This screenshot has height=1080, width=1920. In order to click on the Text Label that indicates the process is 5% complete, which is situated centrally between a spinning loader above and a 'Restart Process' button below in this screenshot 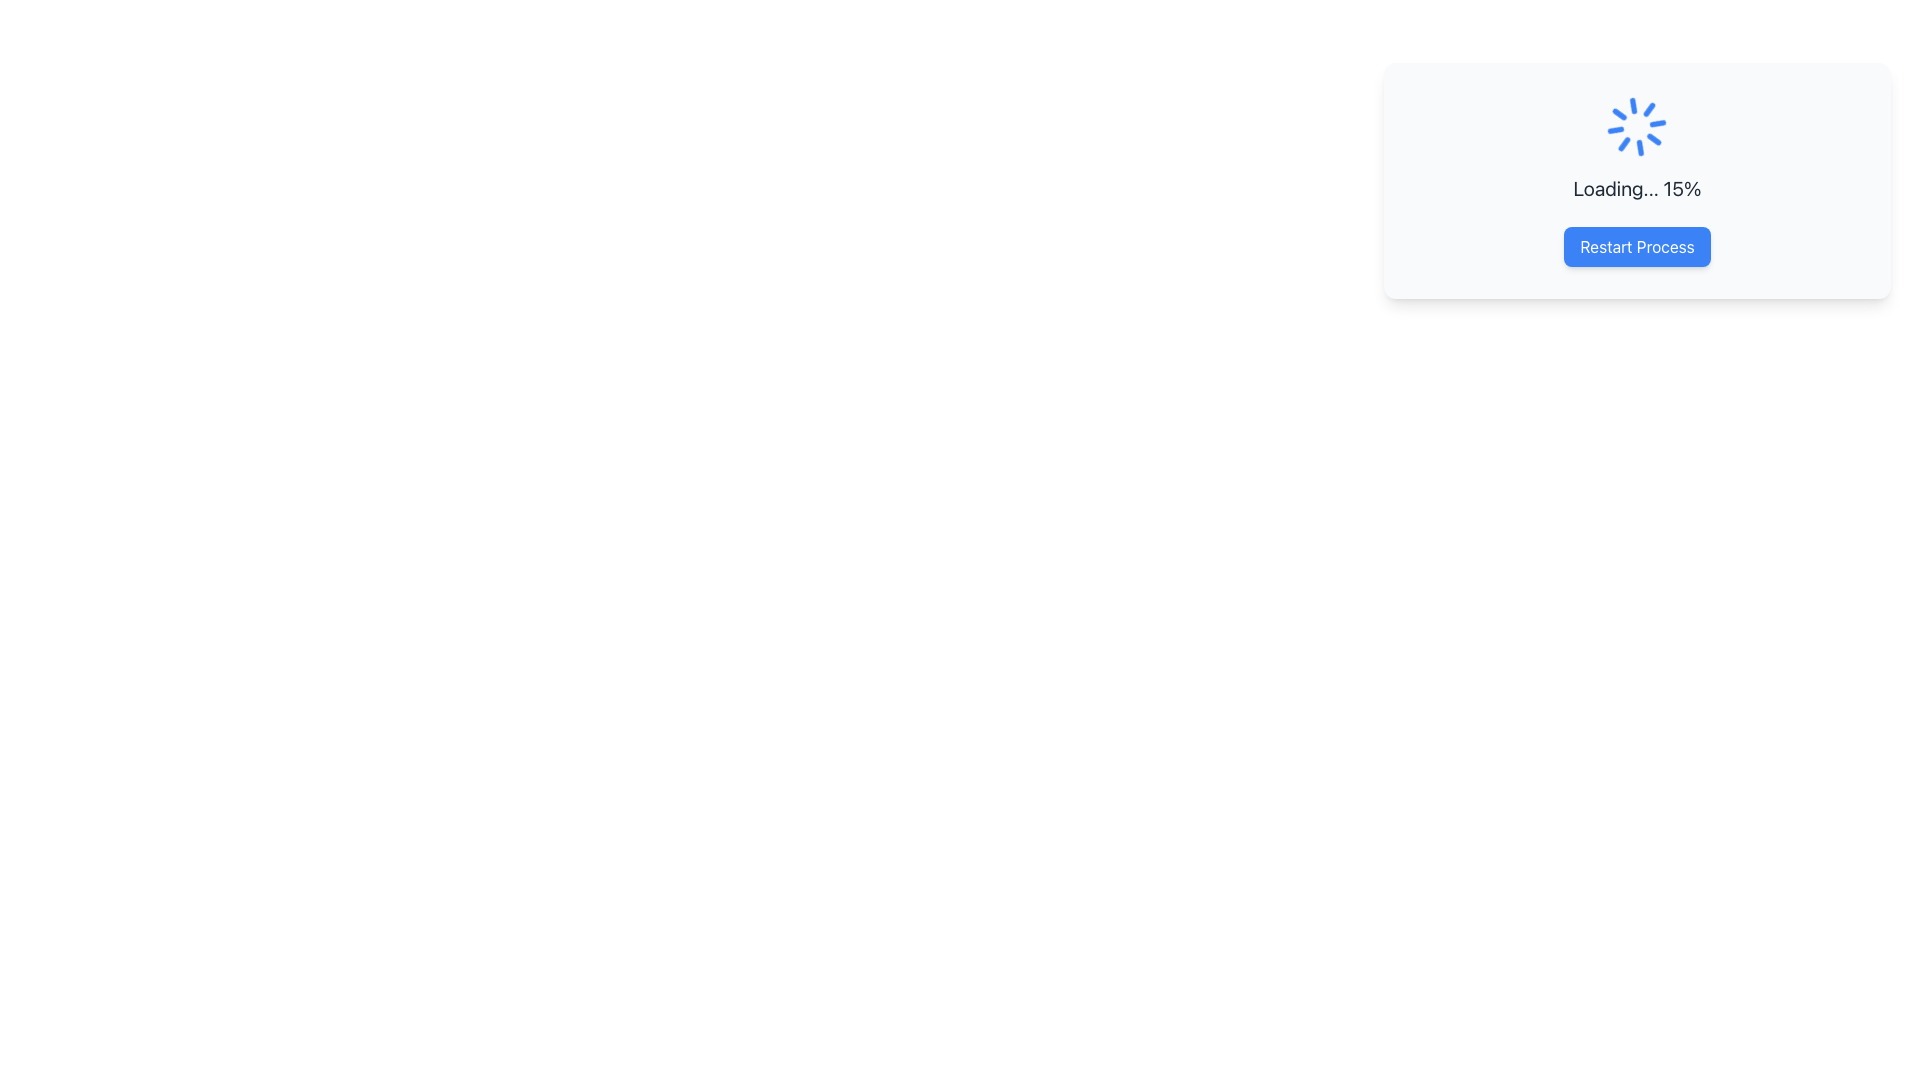, I will do `click(1637, 189)`.